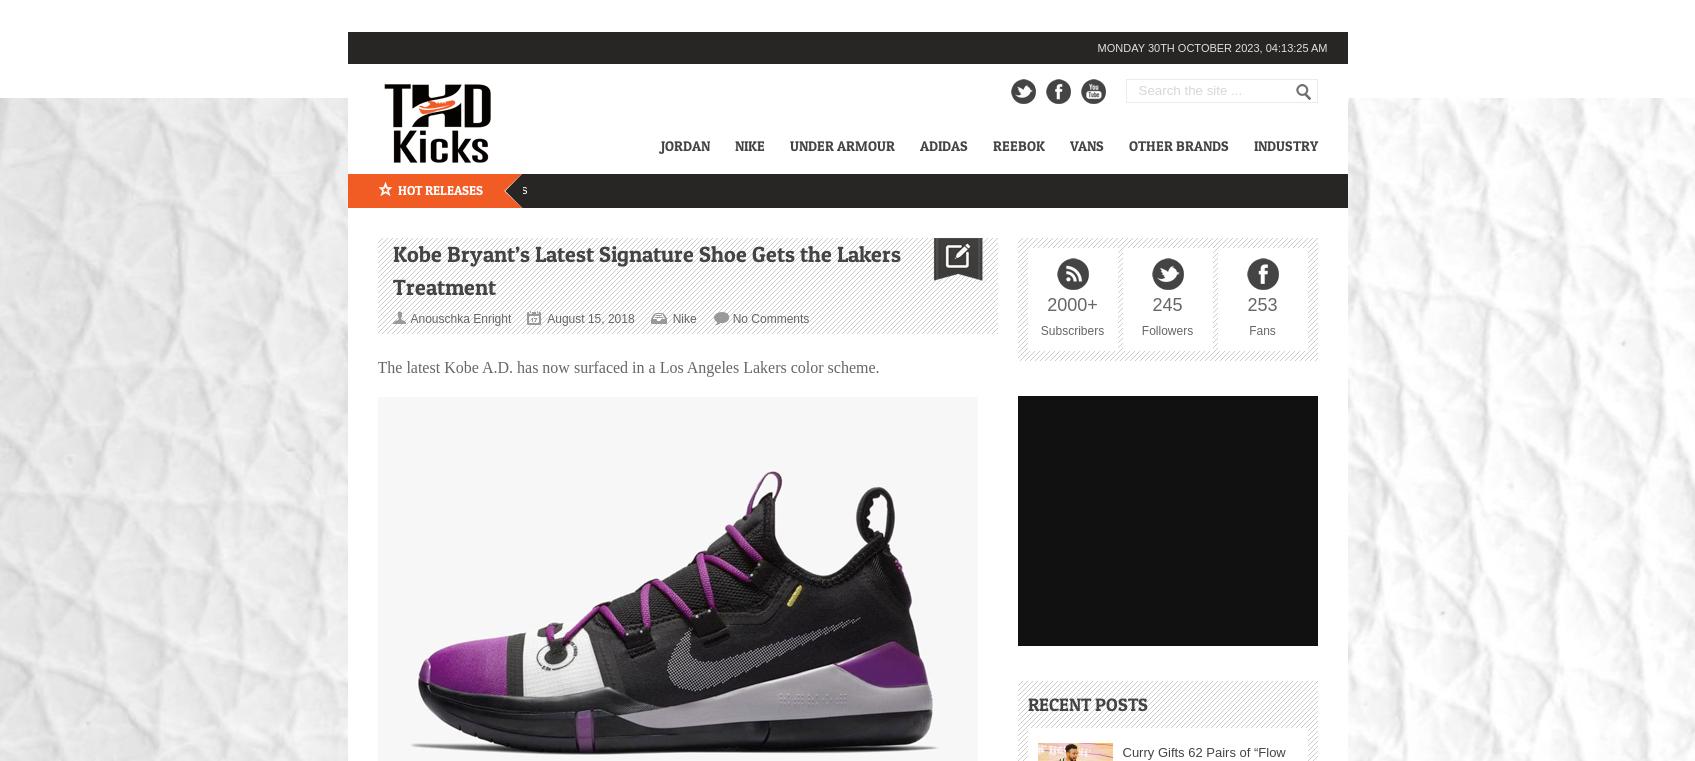 The height and width of the screenshot is (761, 1695). Describe the element at coordinates (1248, 328) in the screenshot. I see `'Fans'` at that location.